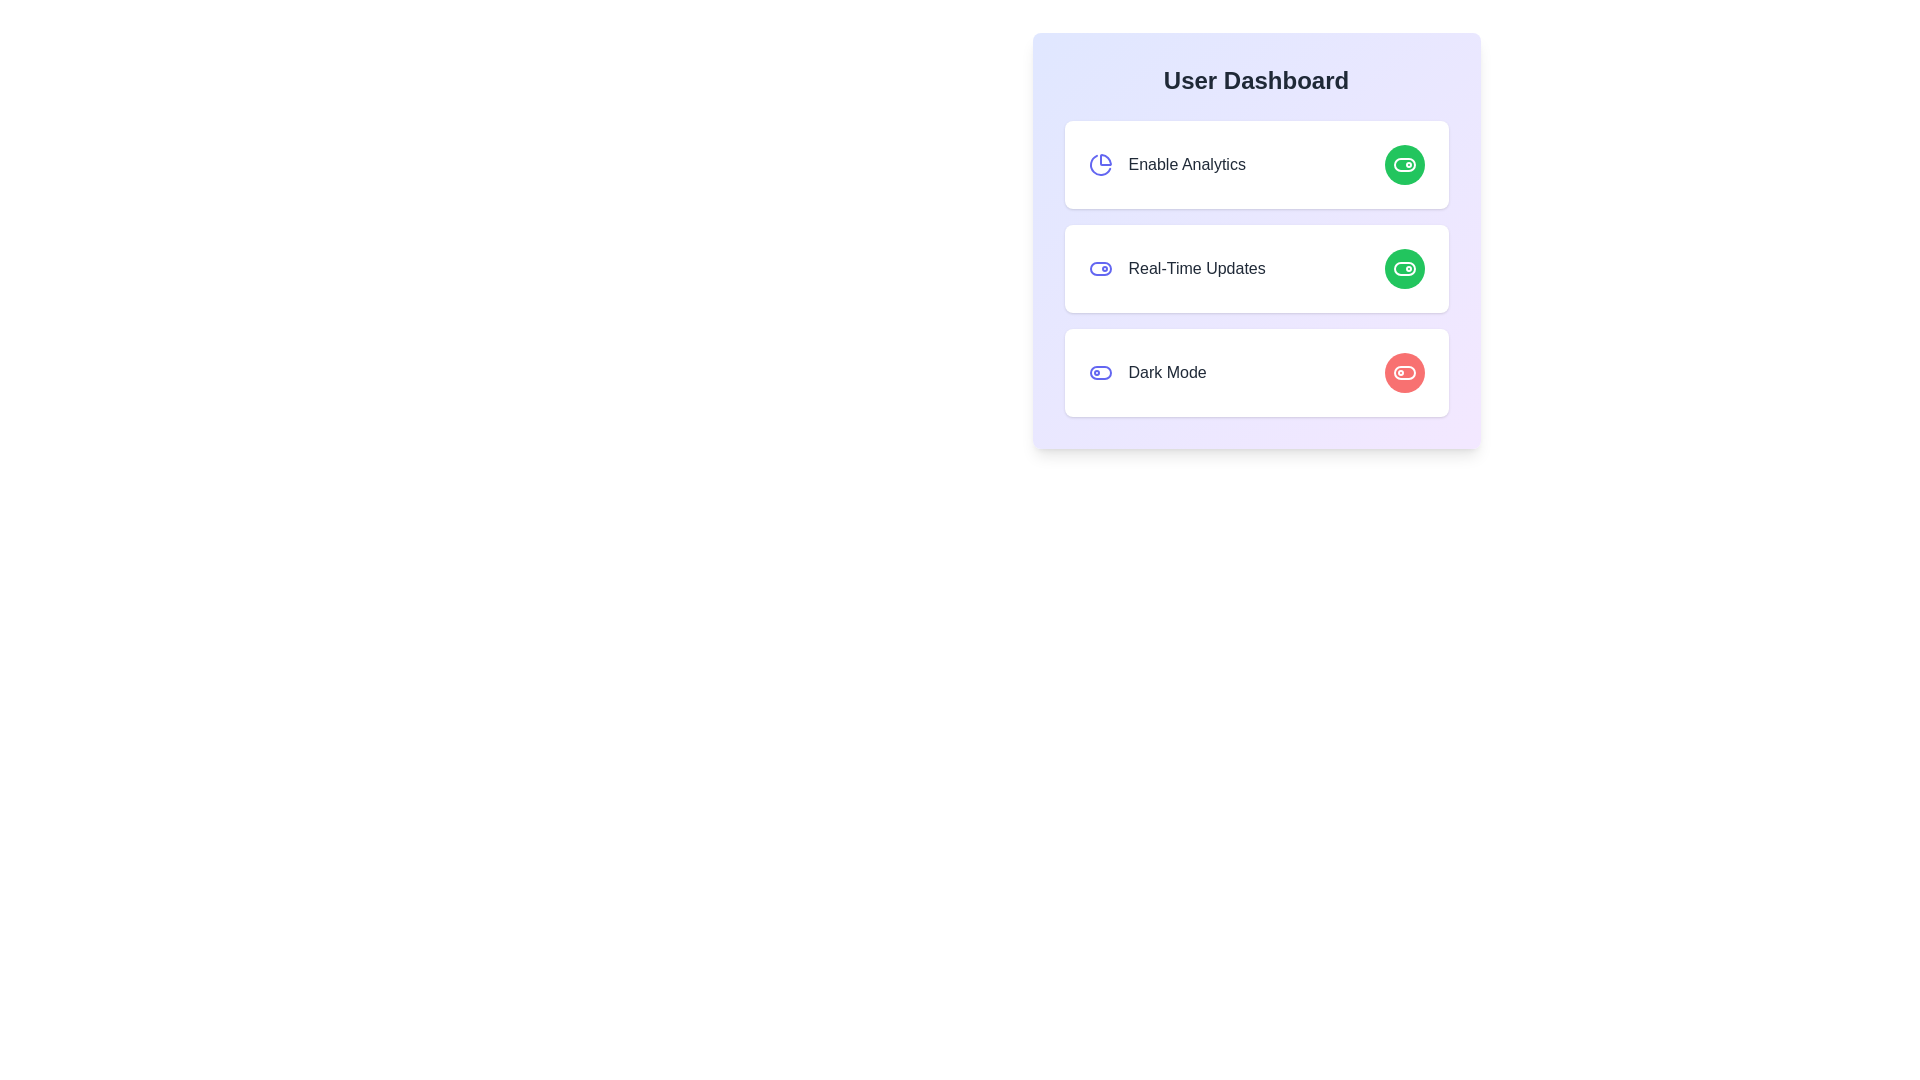 The height and width of the screenshot is (1080, 1920). What do you see at coordinates (1099, 373) in the screenshot?
I see `the Background element of the toggle switch located in the User Dashboard panel next to the Dark Mode label` at bounding box center [1099, 373].